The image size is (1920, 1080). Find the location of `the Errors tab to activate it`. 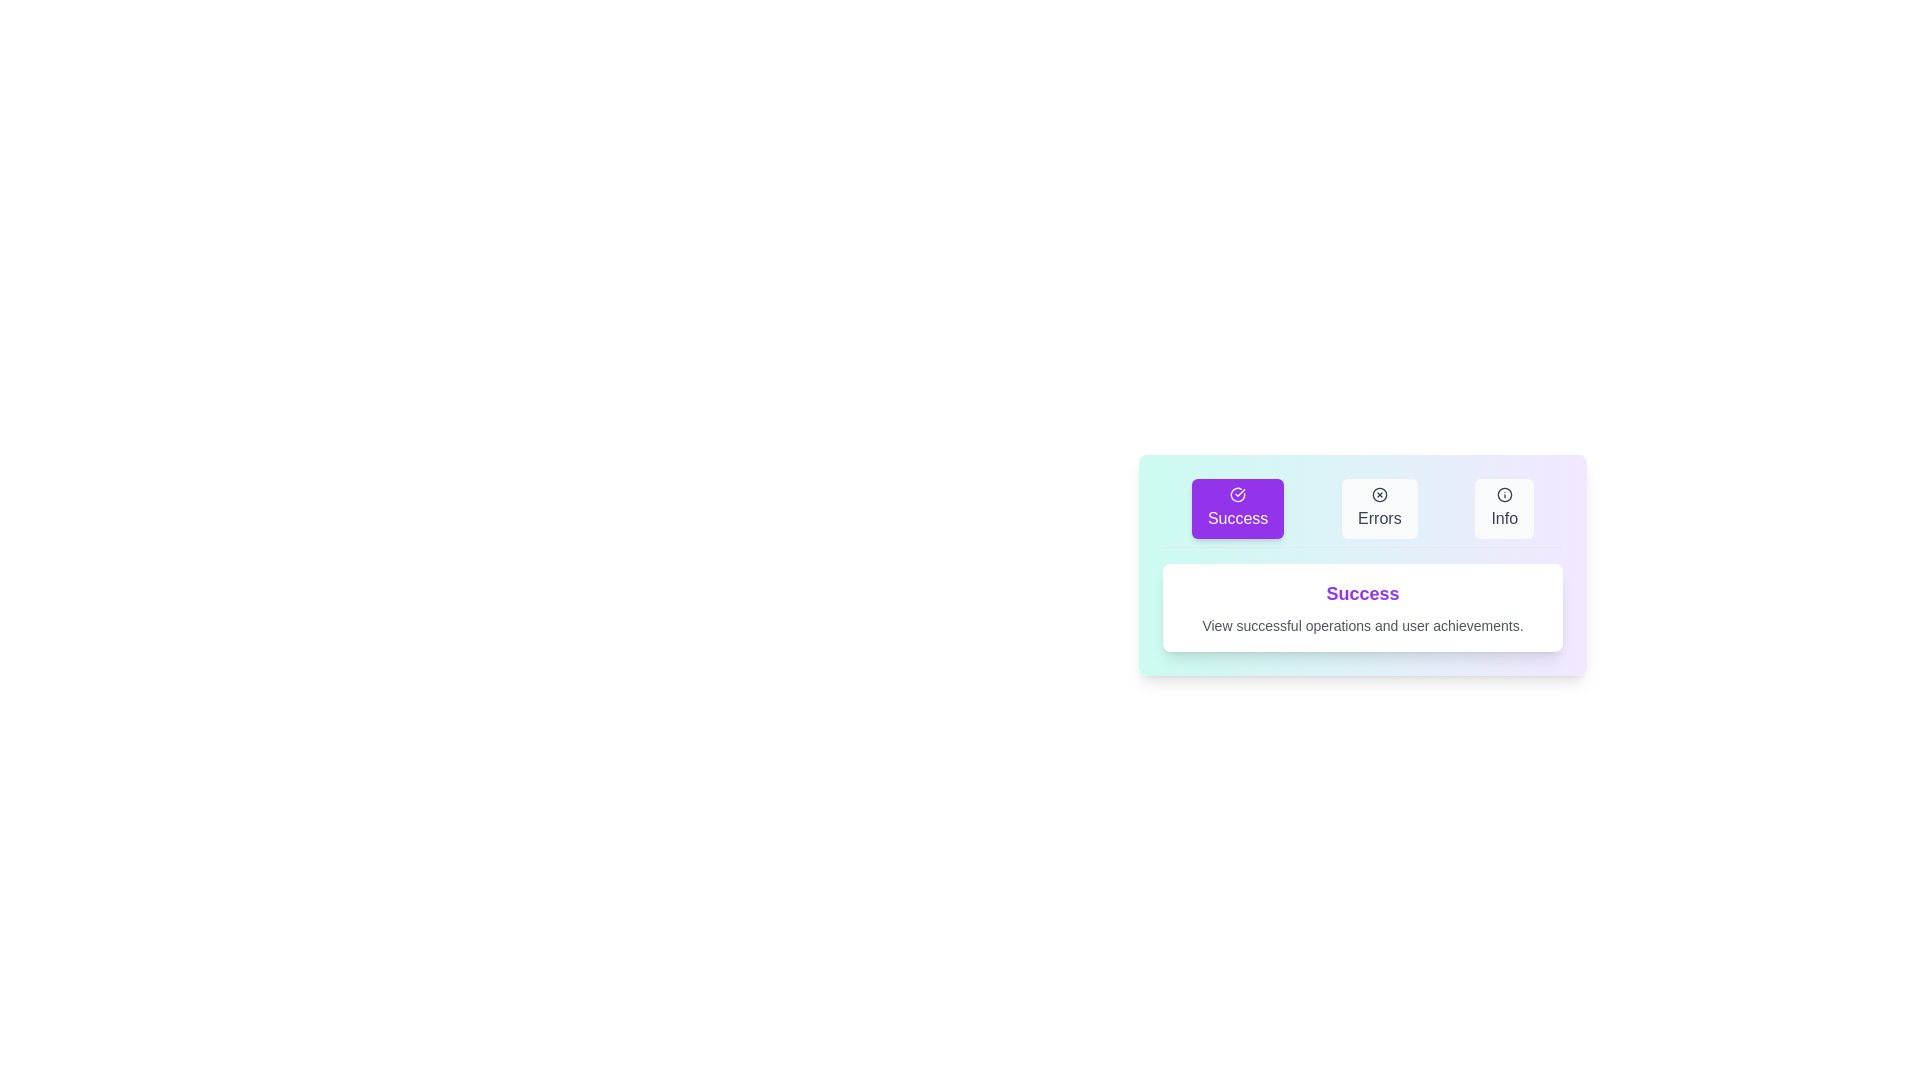

the Errors tab to activate it is located at coordinates (1378, 508).